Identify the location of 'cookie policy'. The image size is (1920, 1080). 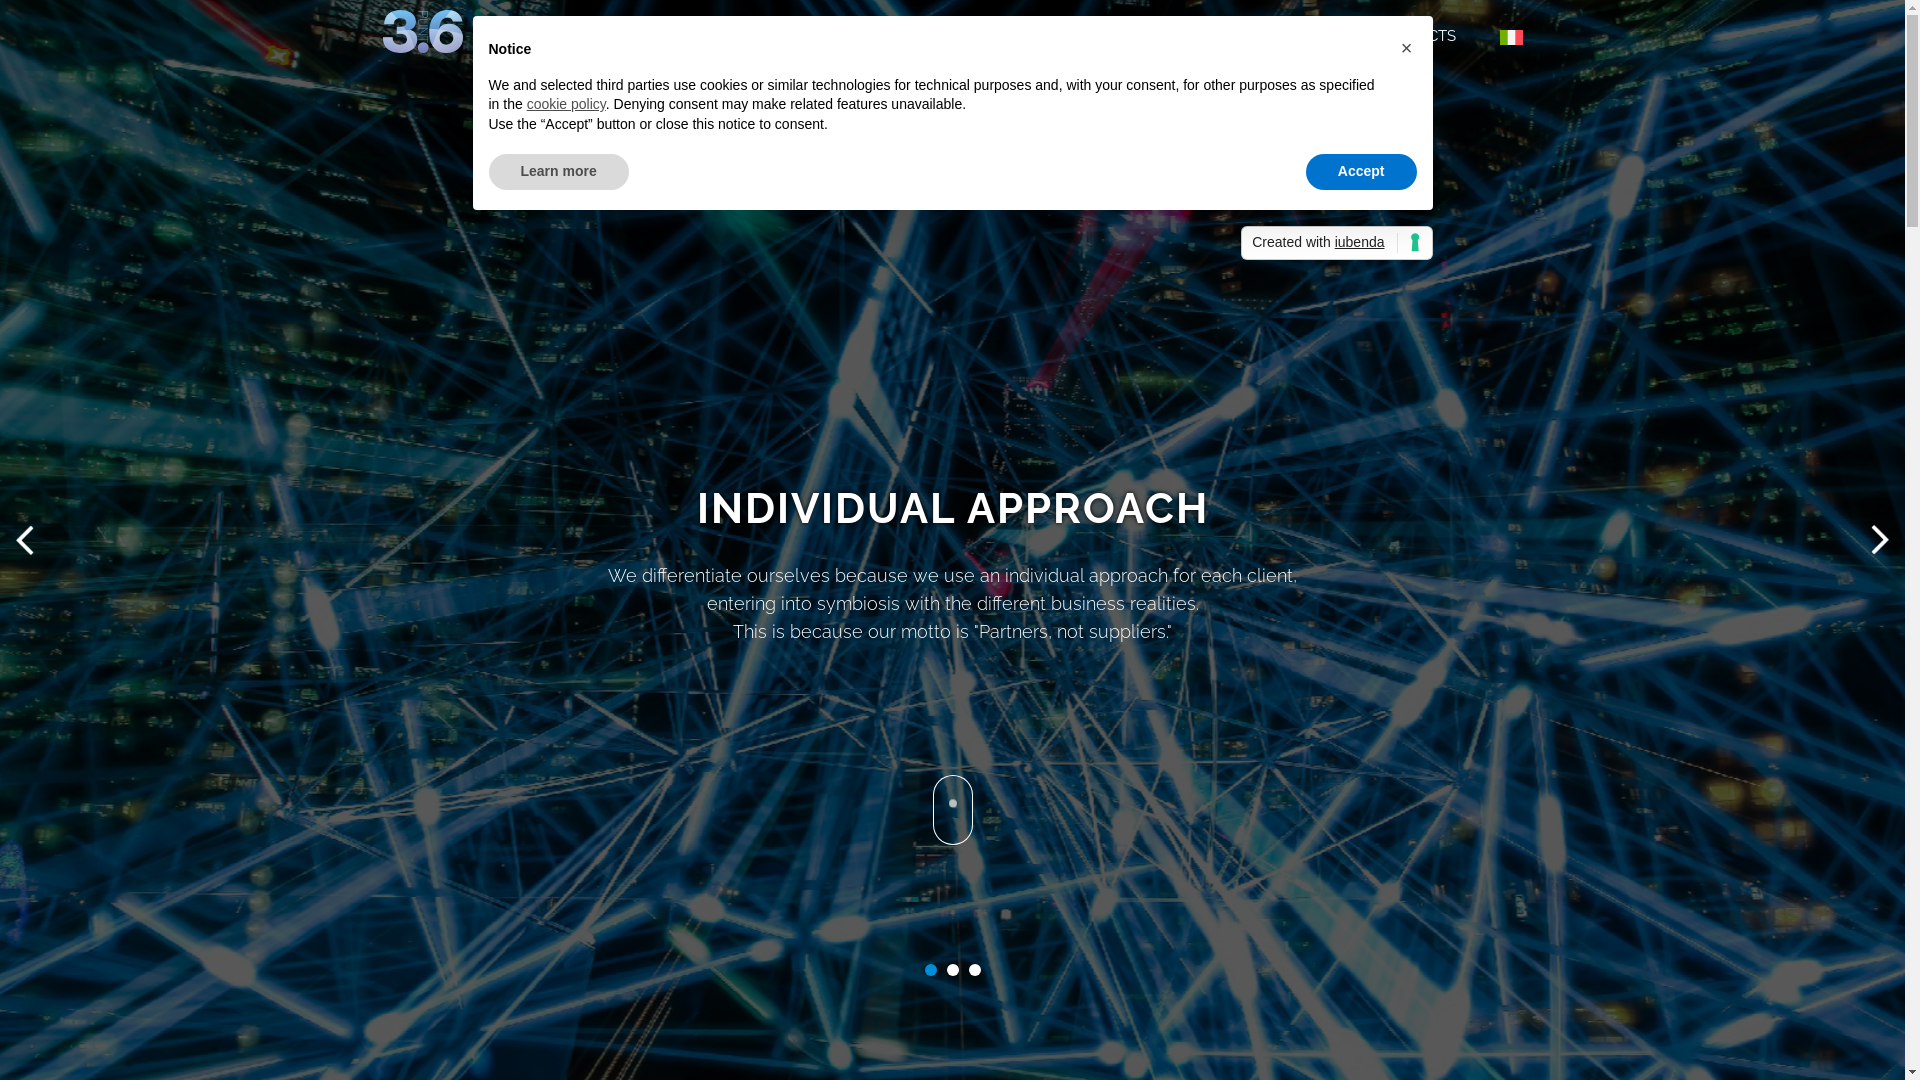
(527, 104).